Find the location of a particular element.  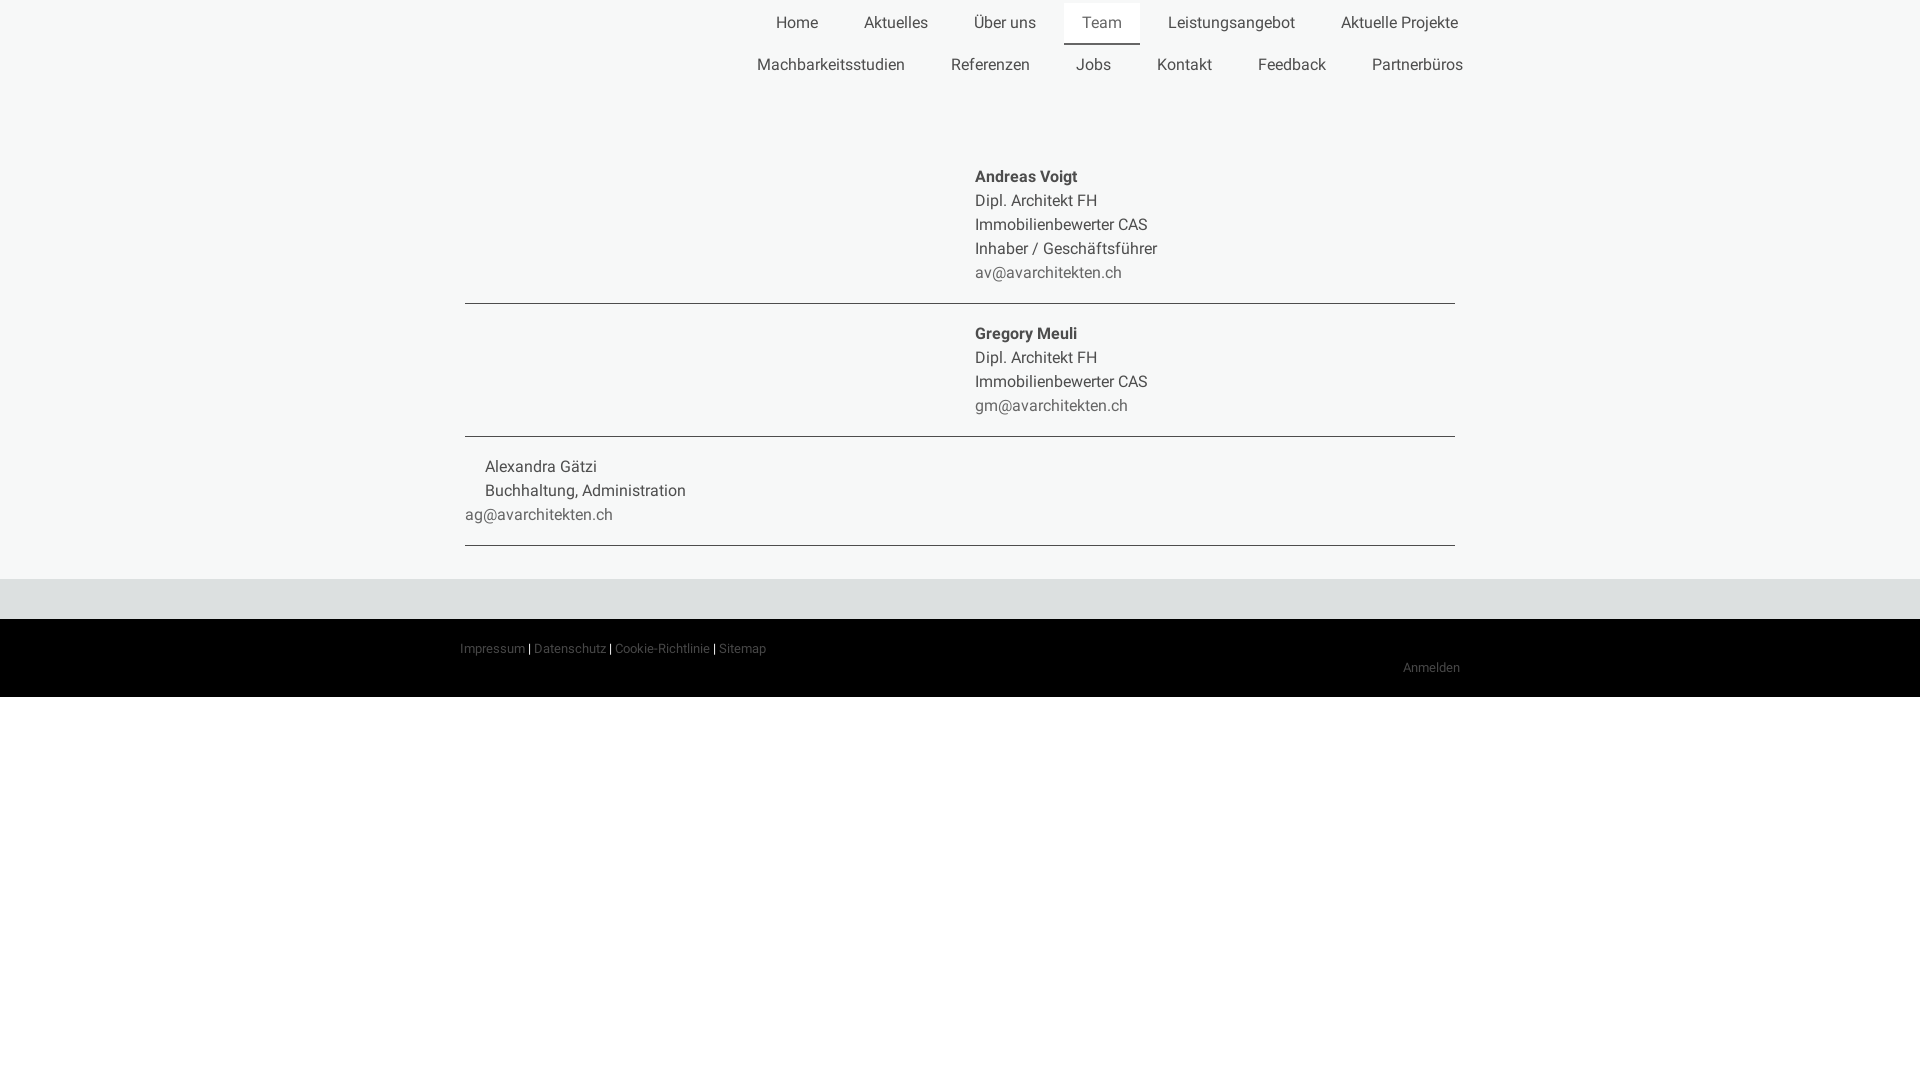

'Jobs' is located at coordinates (1092, 64).